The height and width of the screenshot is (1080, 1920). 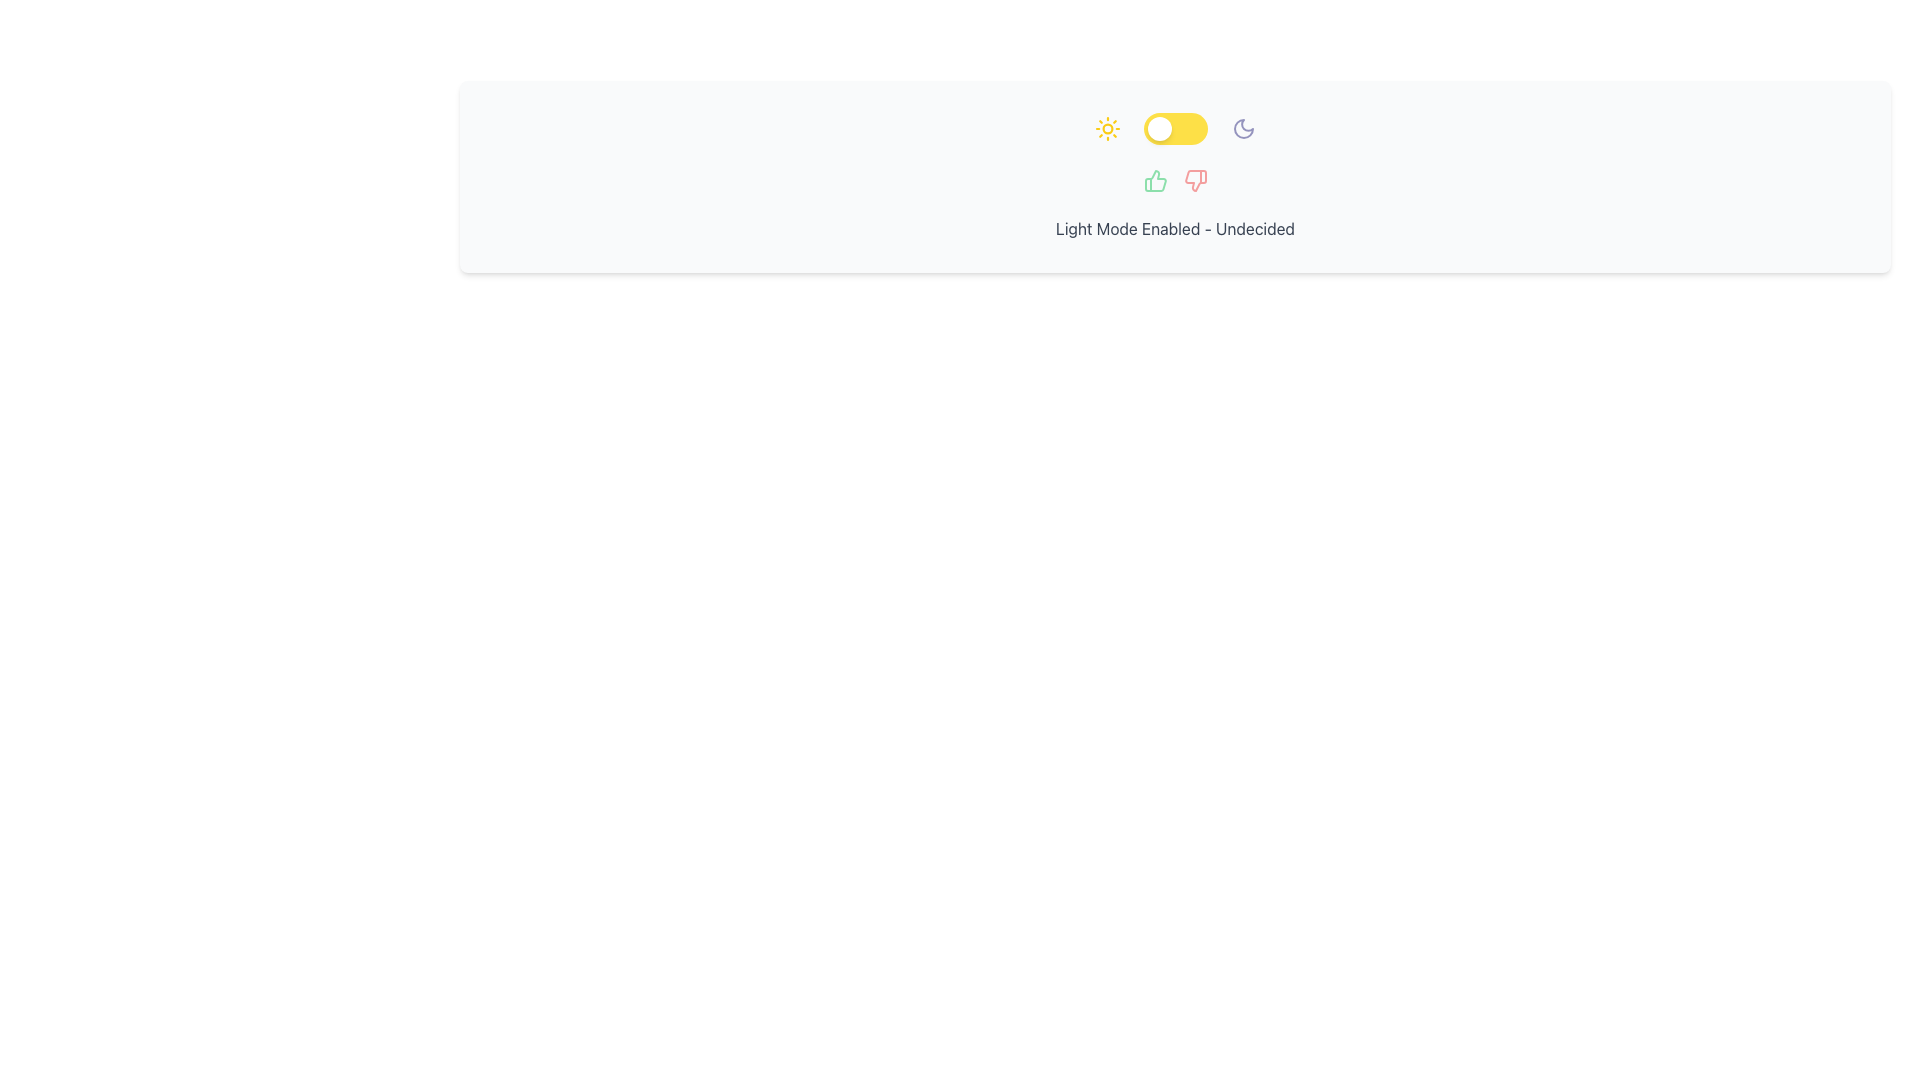 I want to click on the crescent moon icon in the interface header, so click(x=1242, y=128).